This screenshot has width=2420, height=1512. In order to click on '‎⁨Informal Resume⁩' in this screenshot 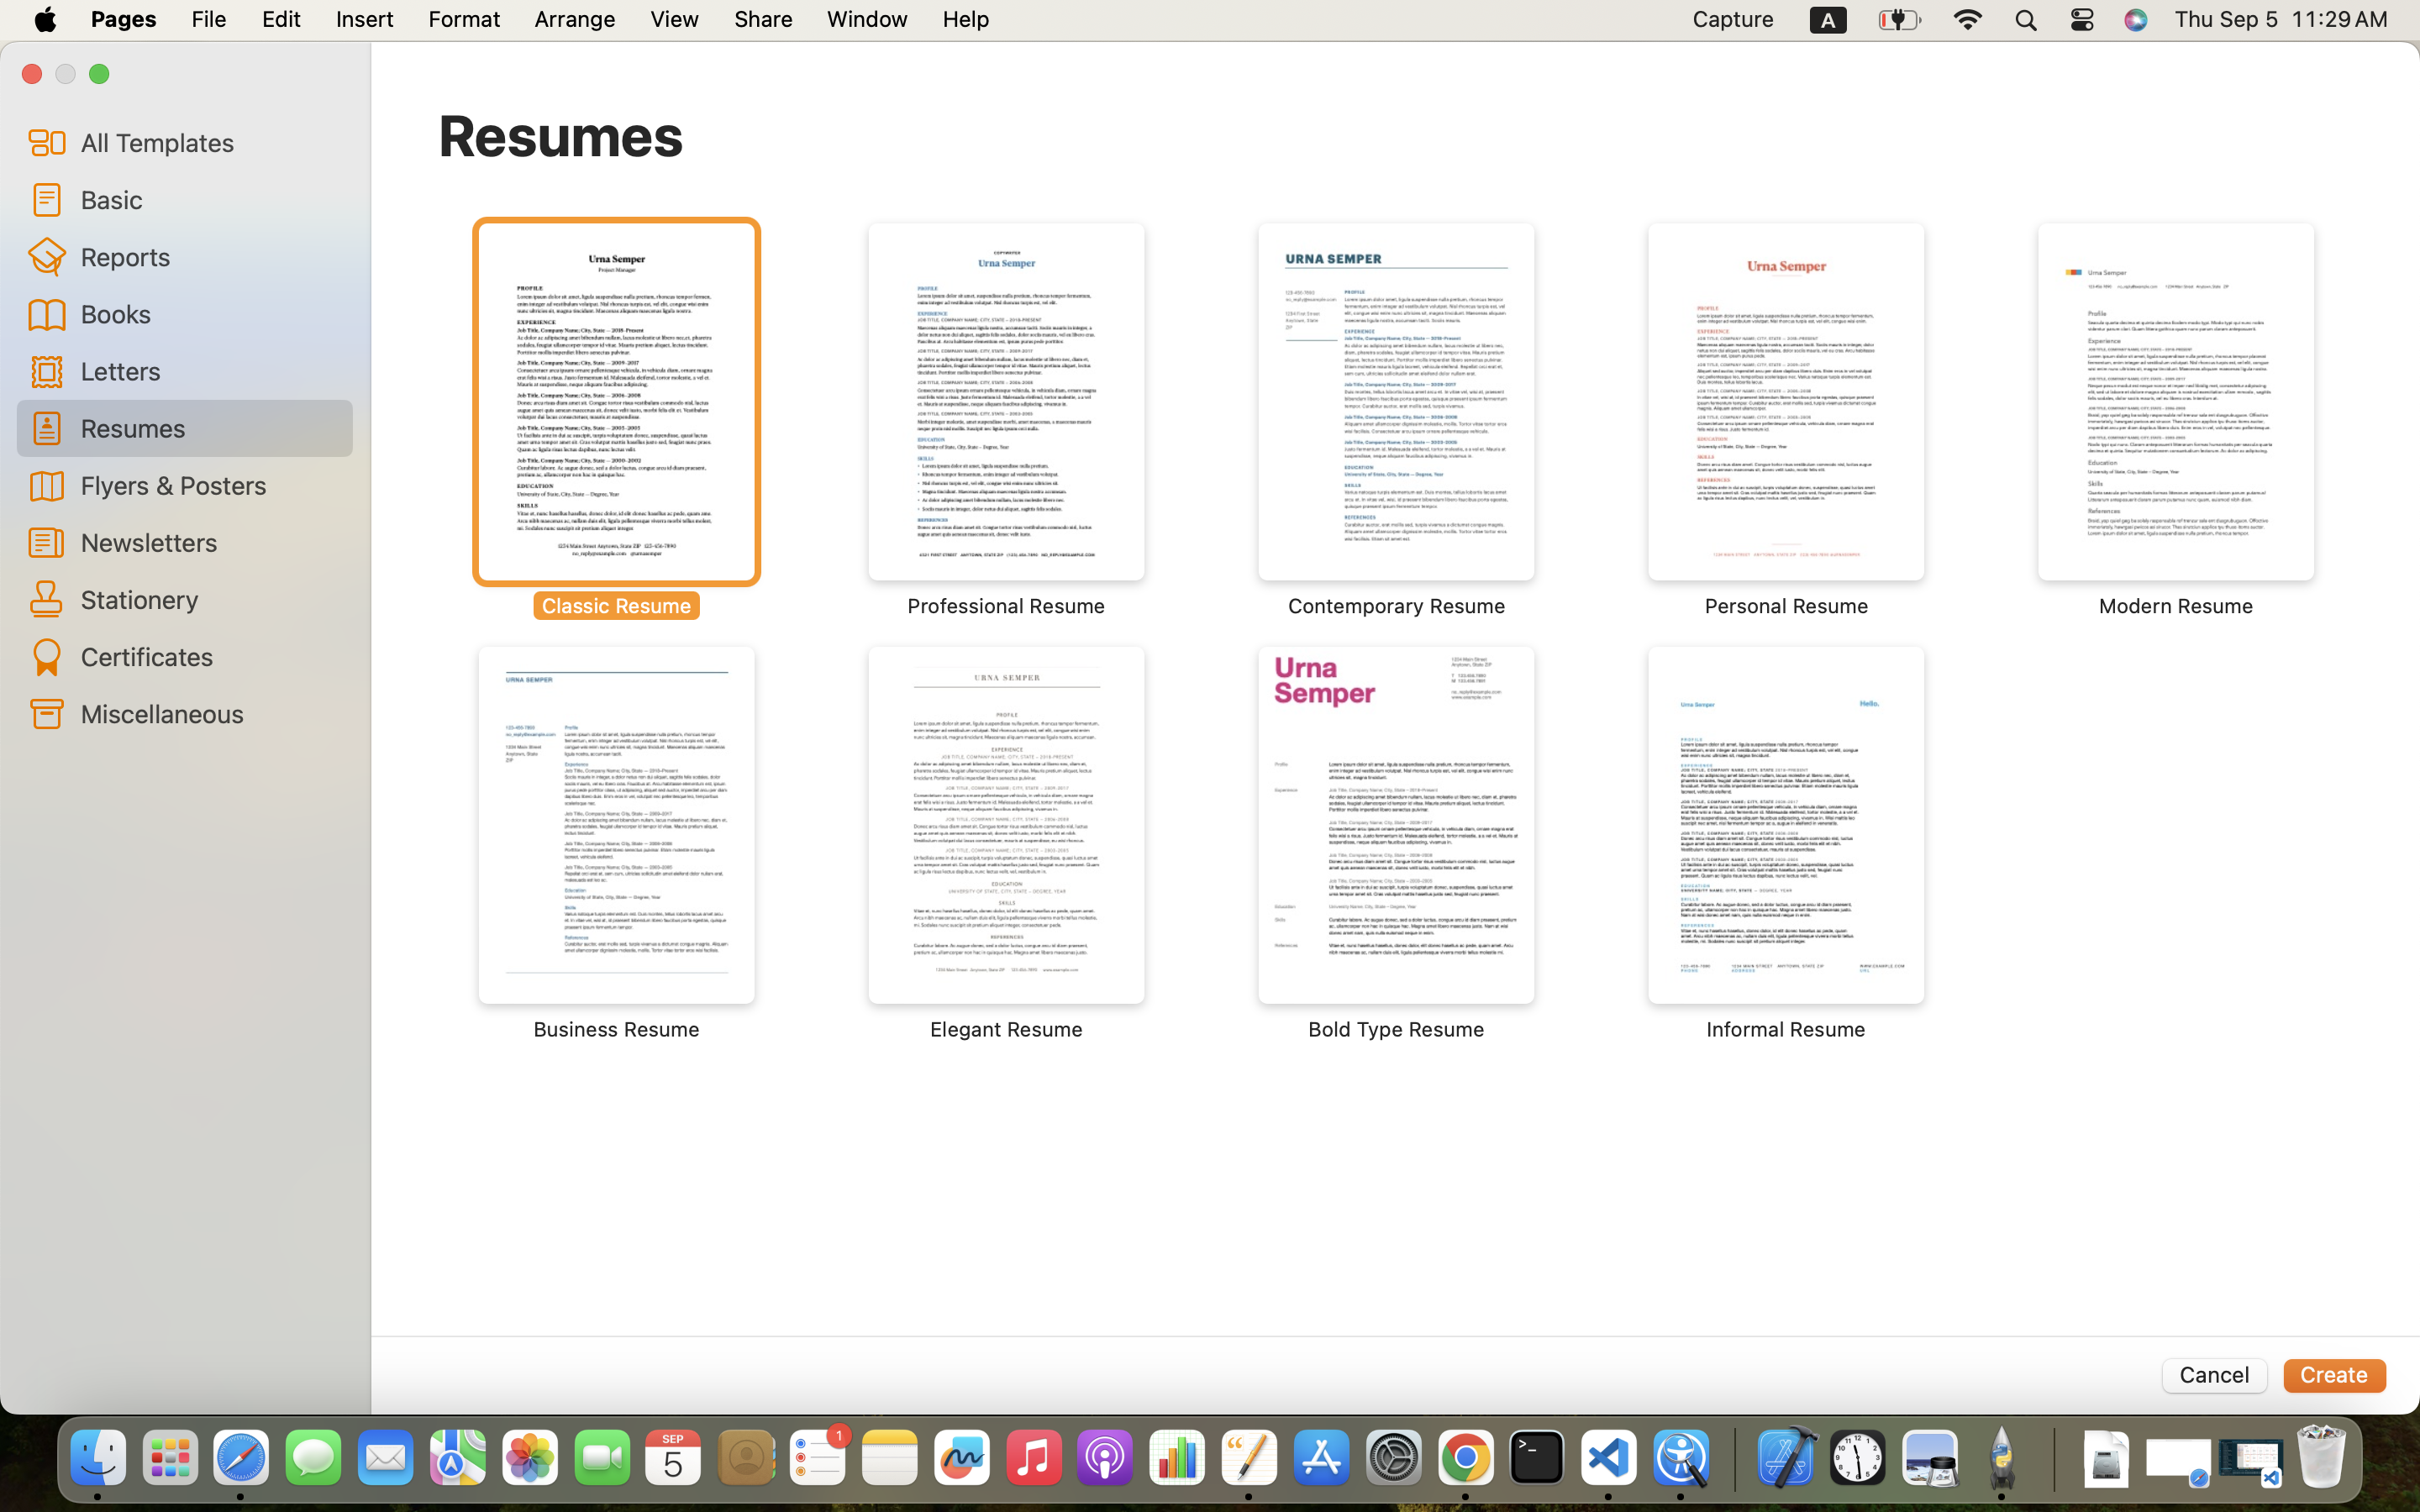, I will do `click(1786, 843)`.